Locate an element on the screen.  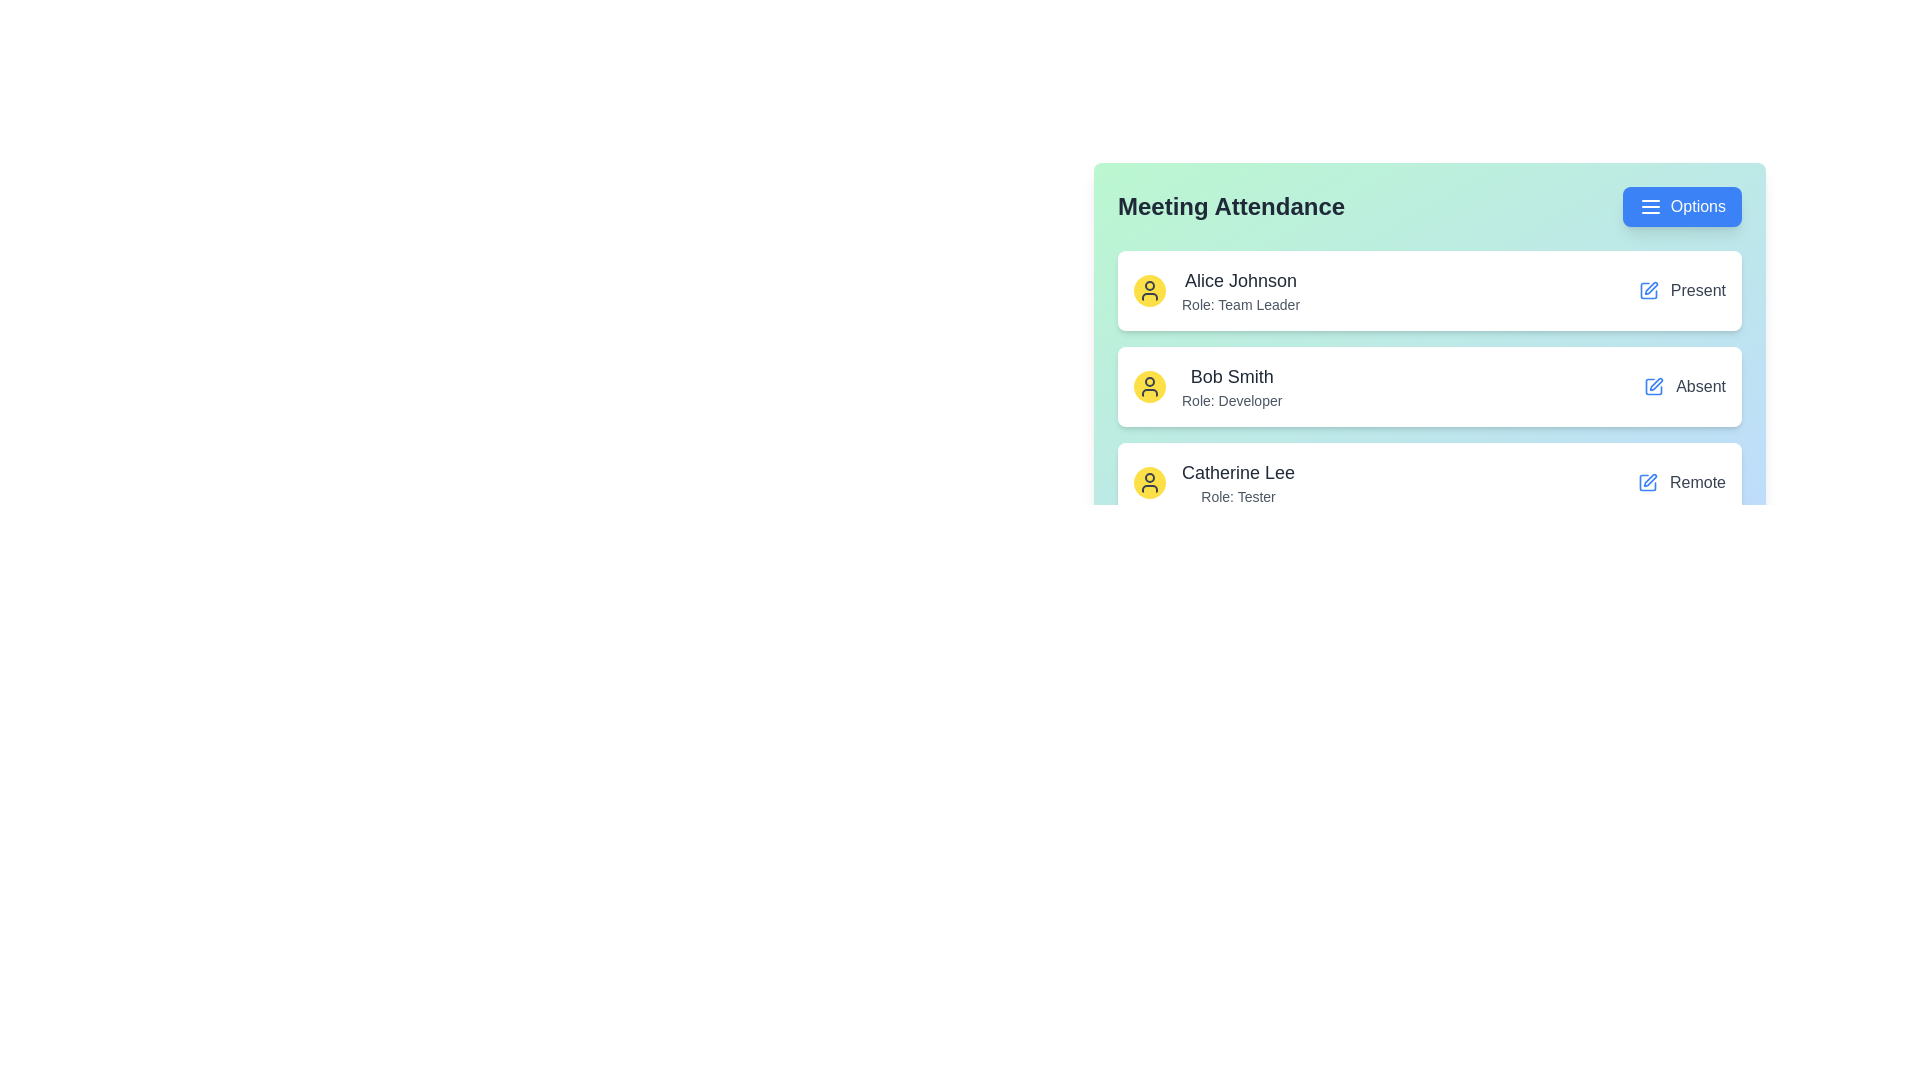
the text element displaying 'Catherine Lee' located in the 'Meeting Attendance' section is located at coordinates (1237, 482).